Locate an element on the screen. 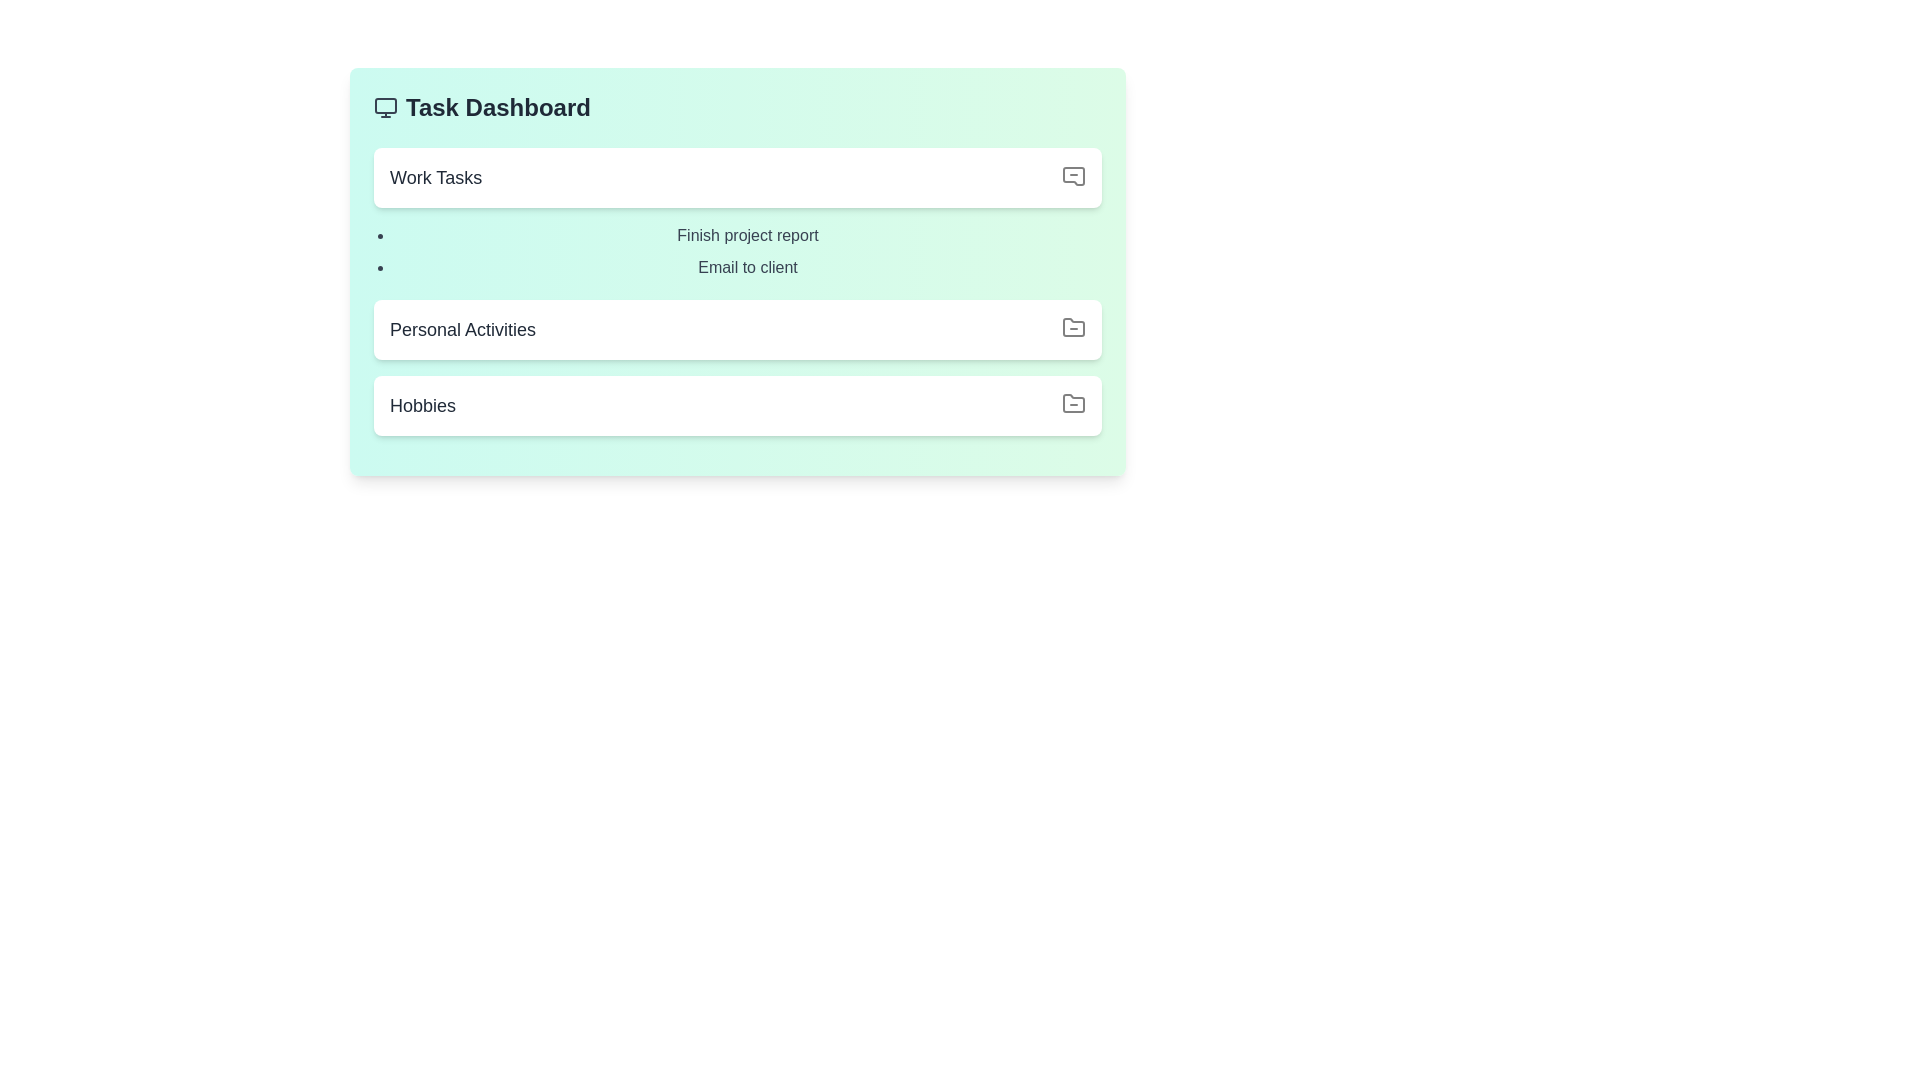  the icon associated with the 'Work Tasks' section to view its visual representation is located at coordinates (1073, 175).